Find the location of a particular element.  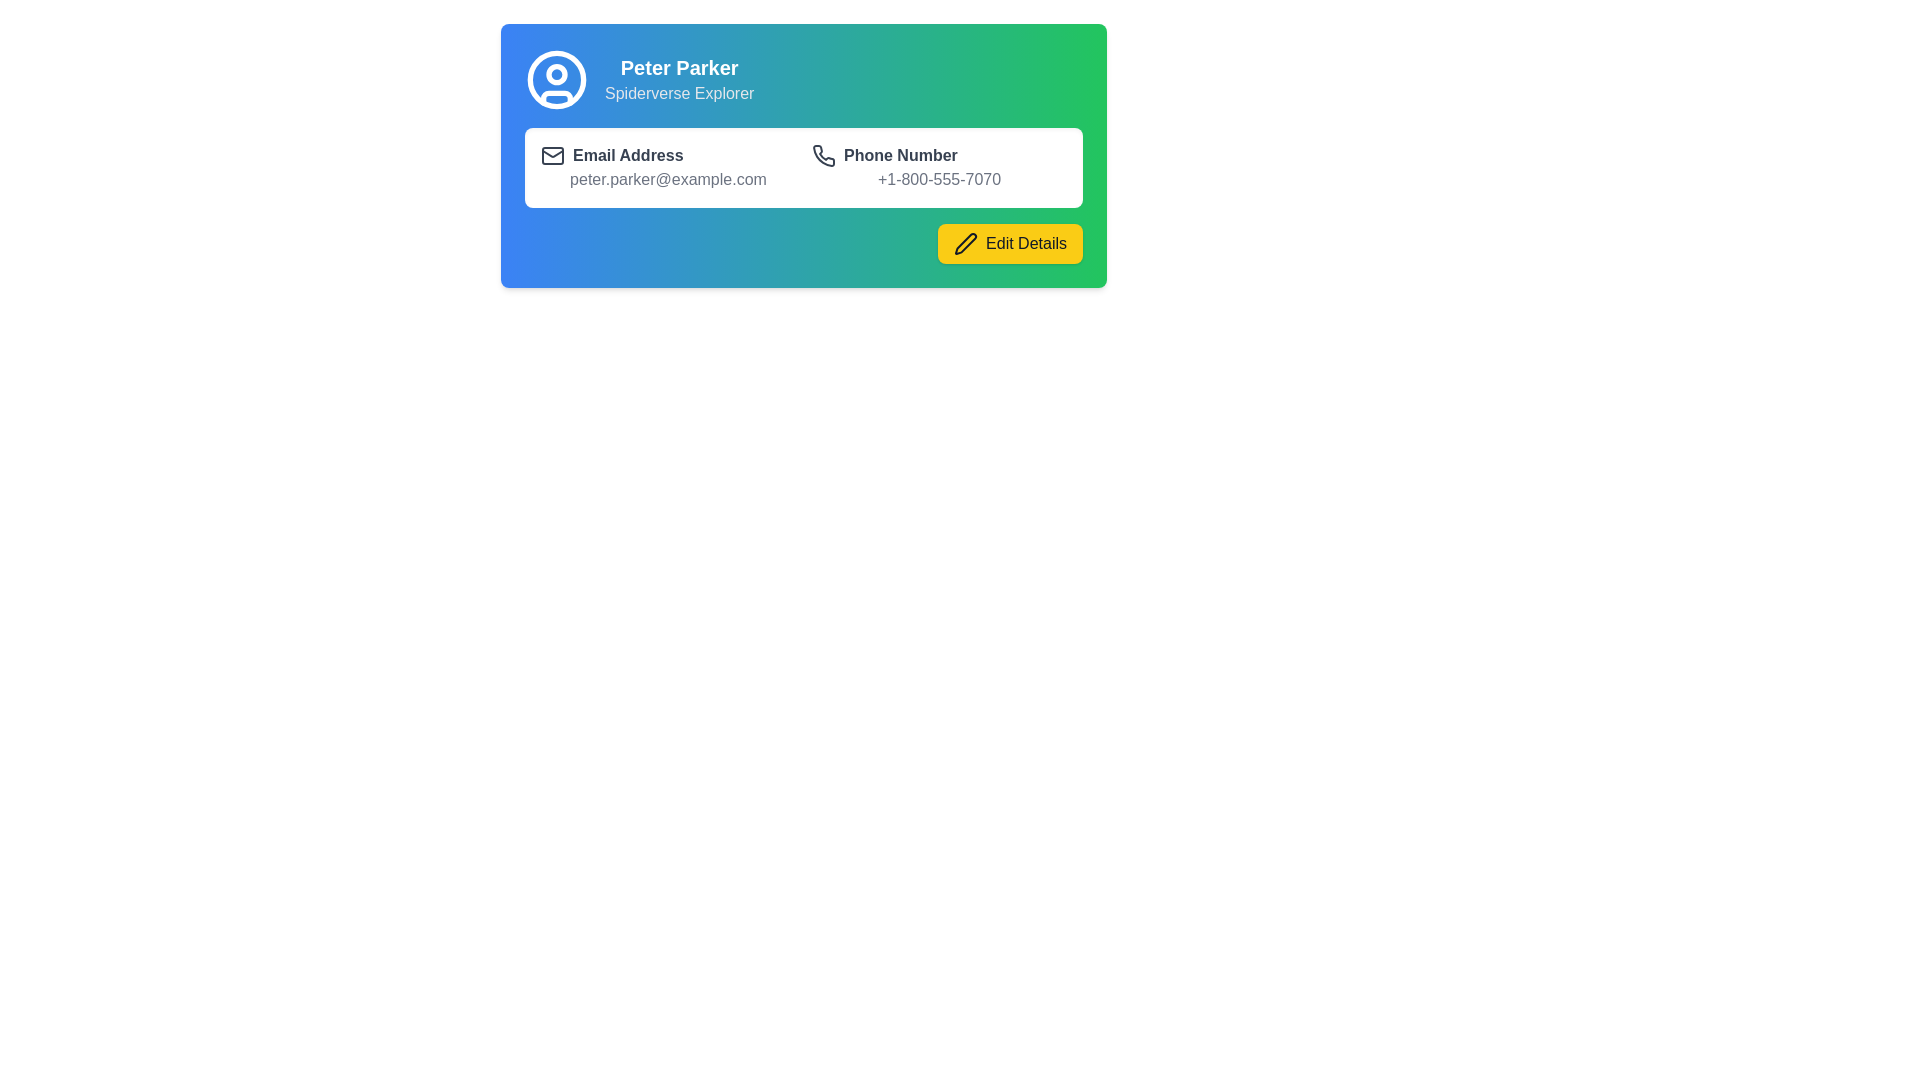

the phone icon, a minimalistic outline of a telephone handset, styled in dark gray, located to the left of the 'Phone Number' text is located at coordinates (824, 154).